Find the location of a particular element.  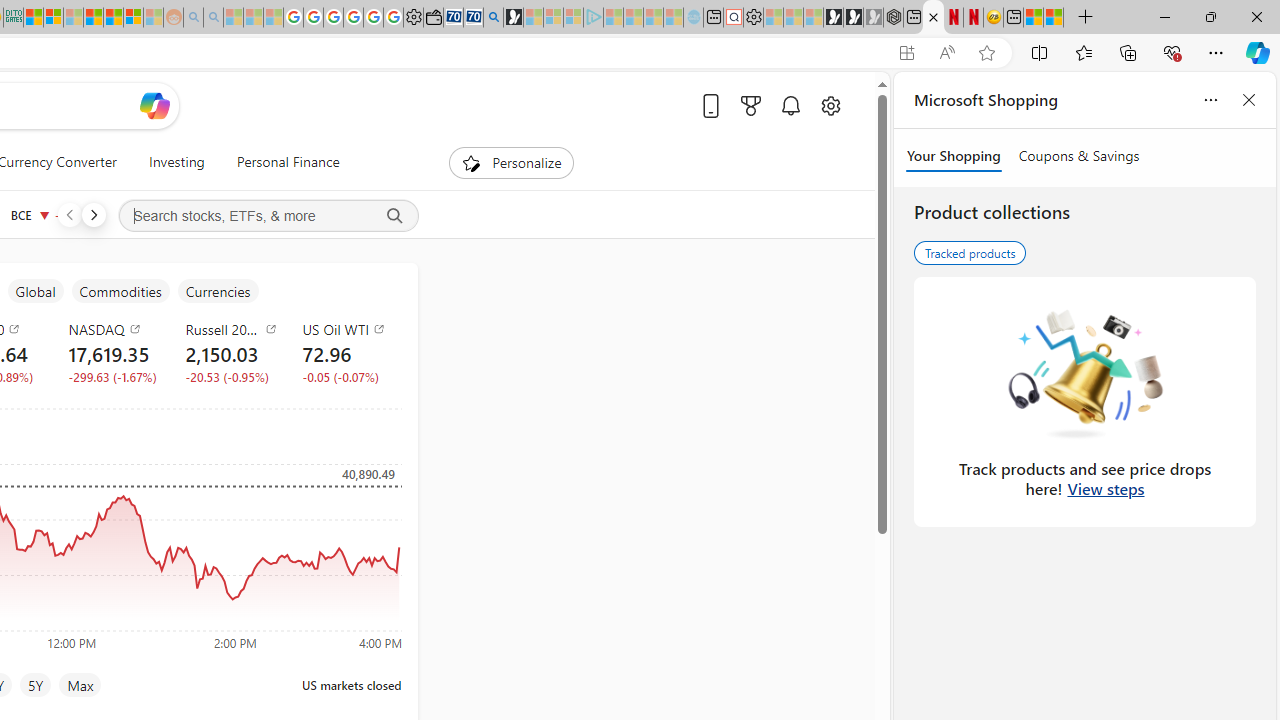

'Kinda Frugal - MSN' is located at coordinates (112, 17).